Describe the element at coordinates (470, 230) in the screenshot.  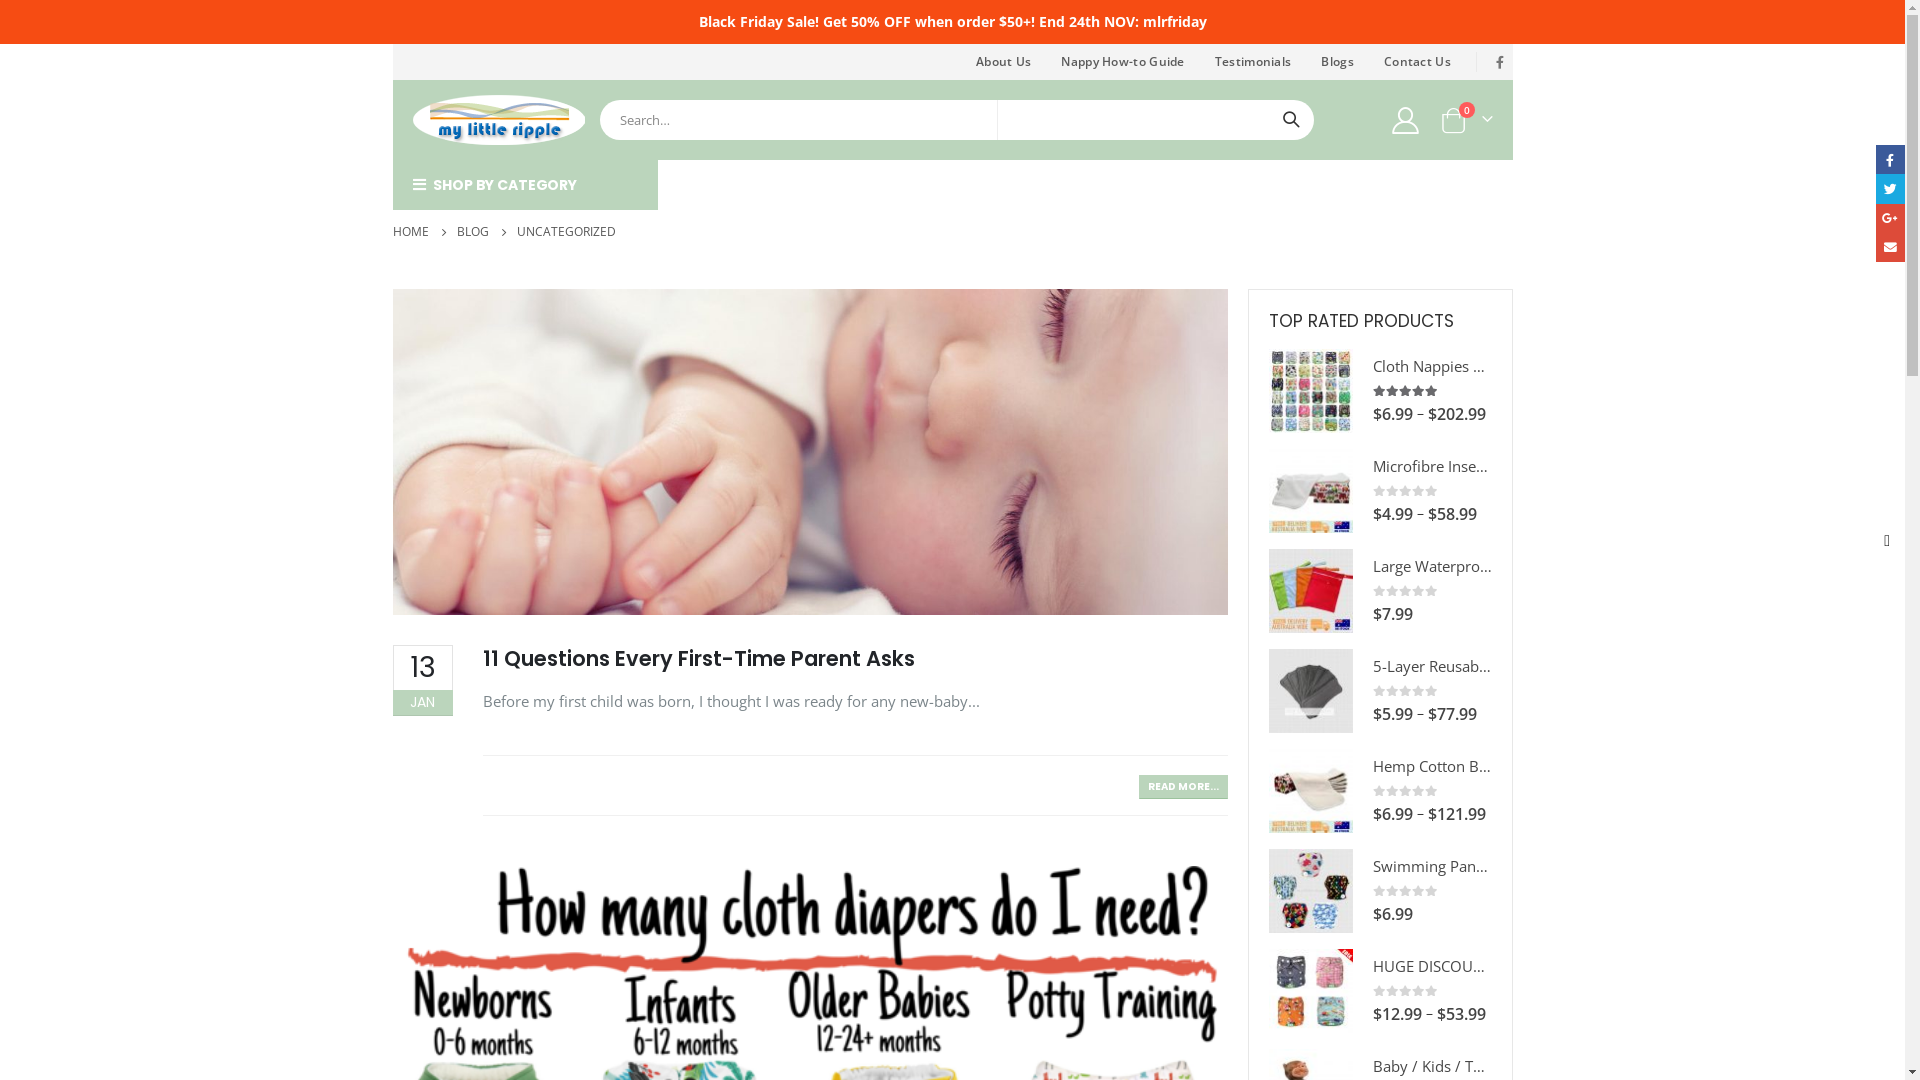
I see `'BLOG'` at that location.